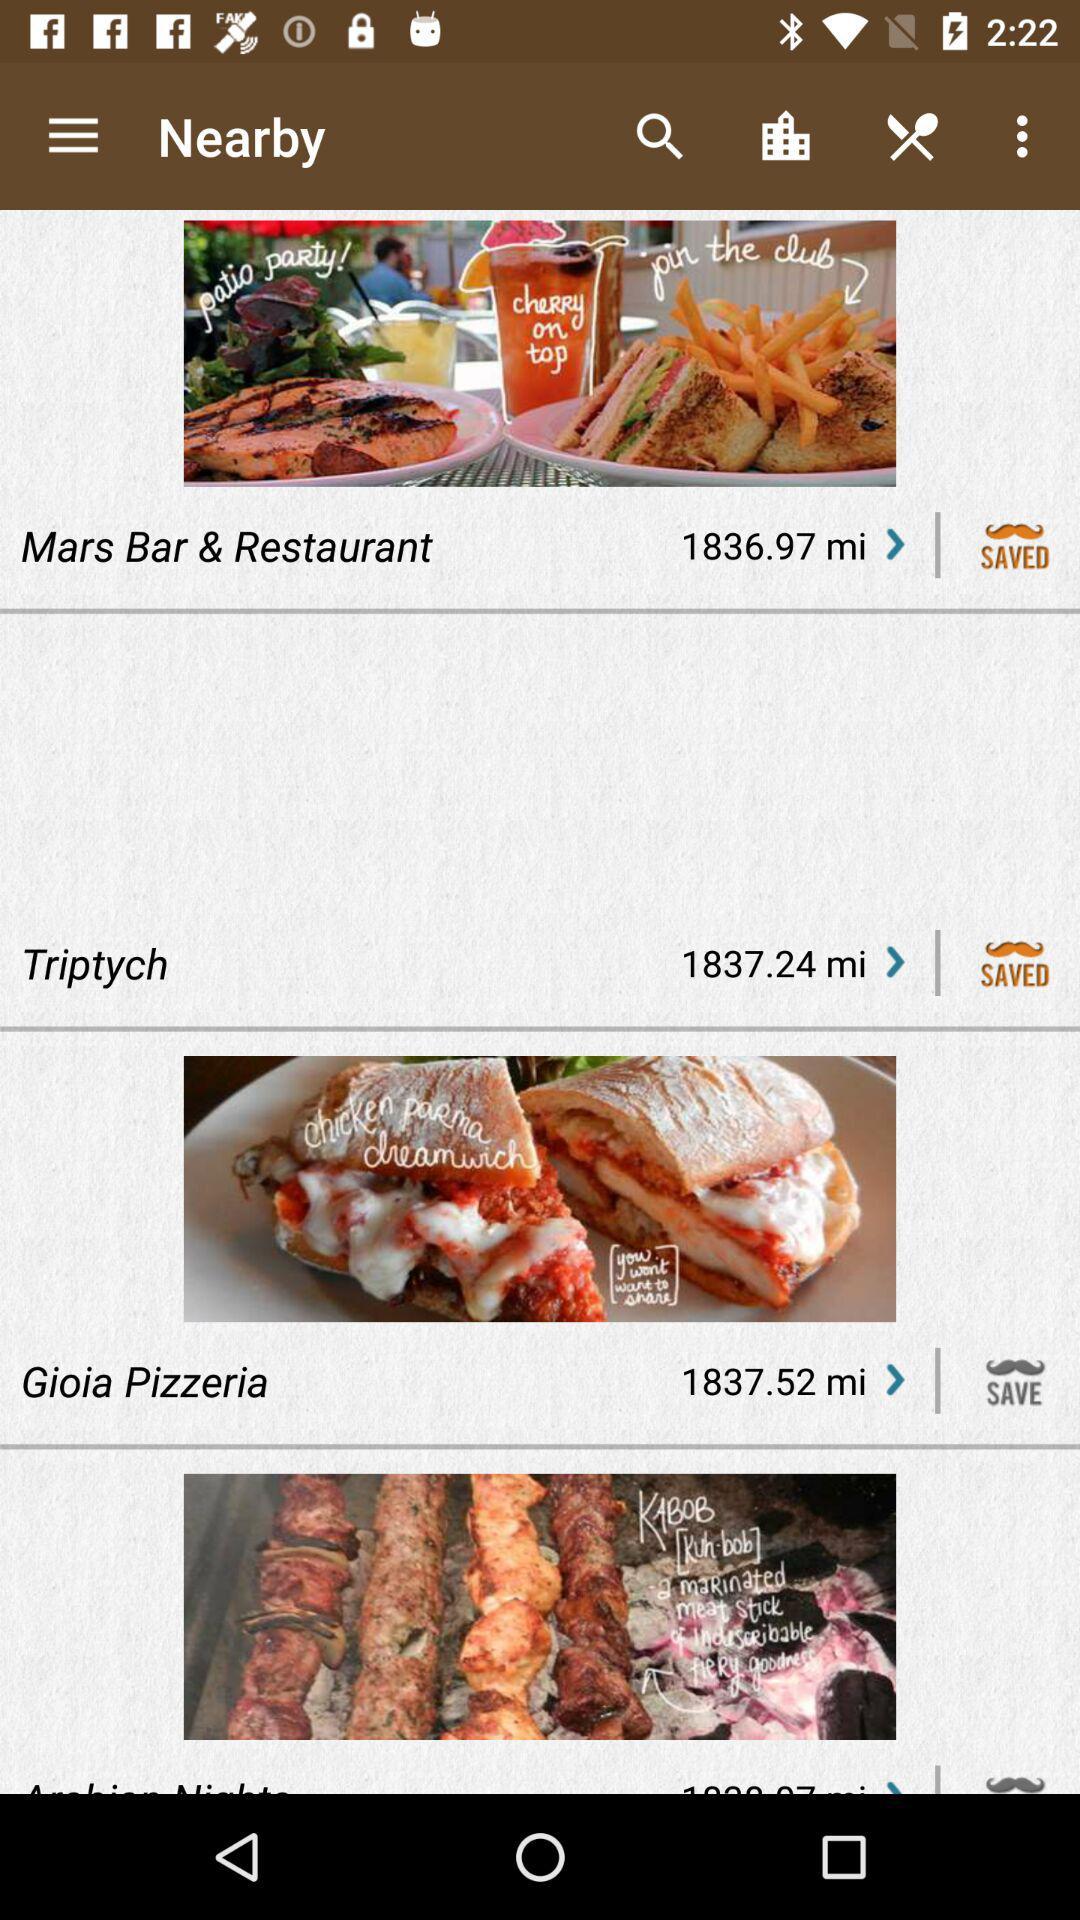  Describe the element at coordinates (72, 135) in the screenshot. I see `the icon above the mars bar & restaurant  item` at that location.